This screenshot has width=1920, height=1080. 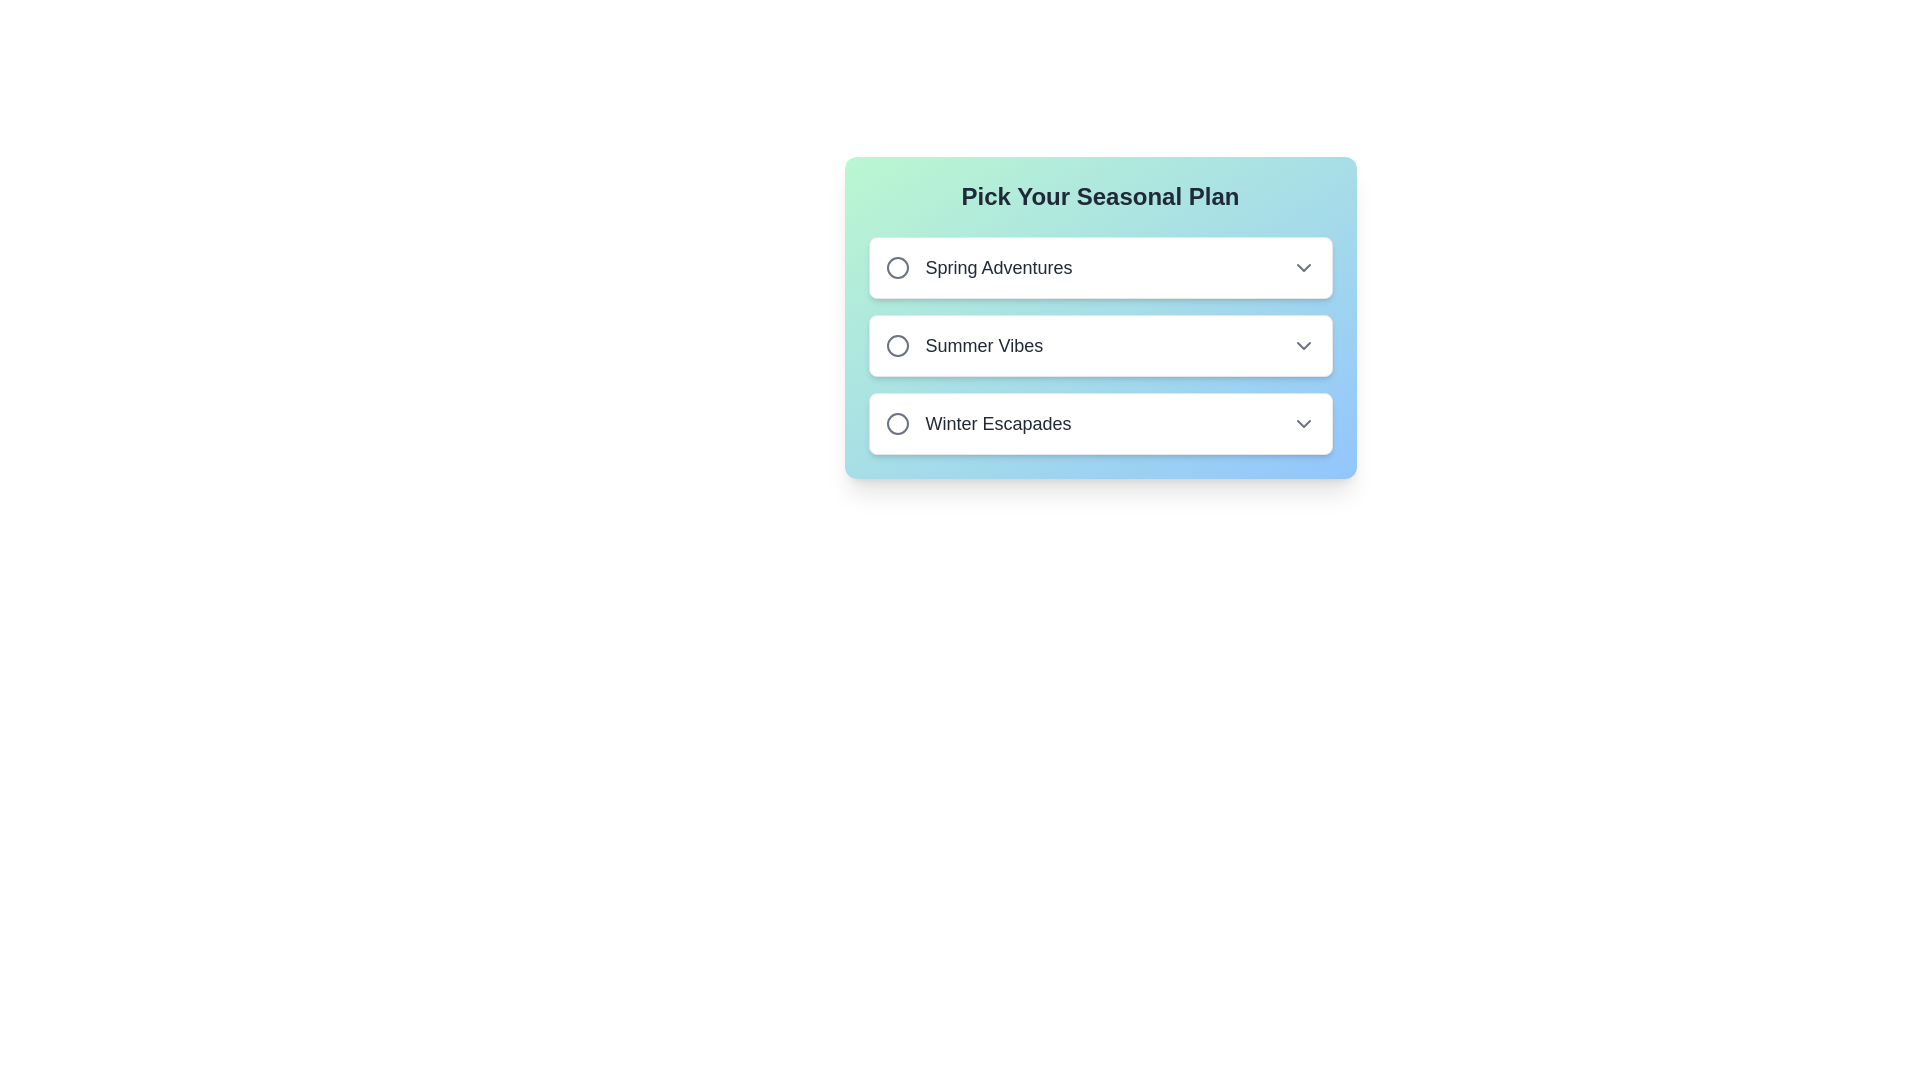 What do you see at coordinates (1099, 423) in the screenshot?
I see `the 'Winter Escapades' button, which is the third option below 'Pick Your Seasonal Plan'` at bounding box center [1099, 423].